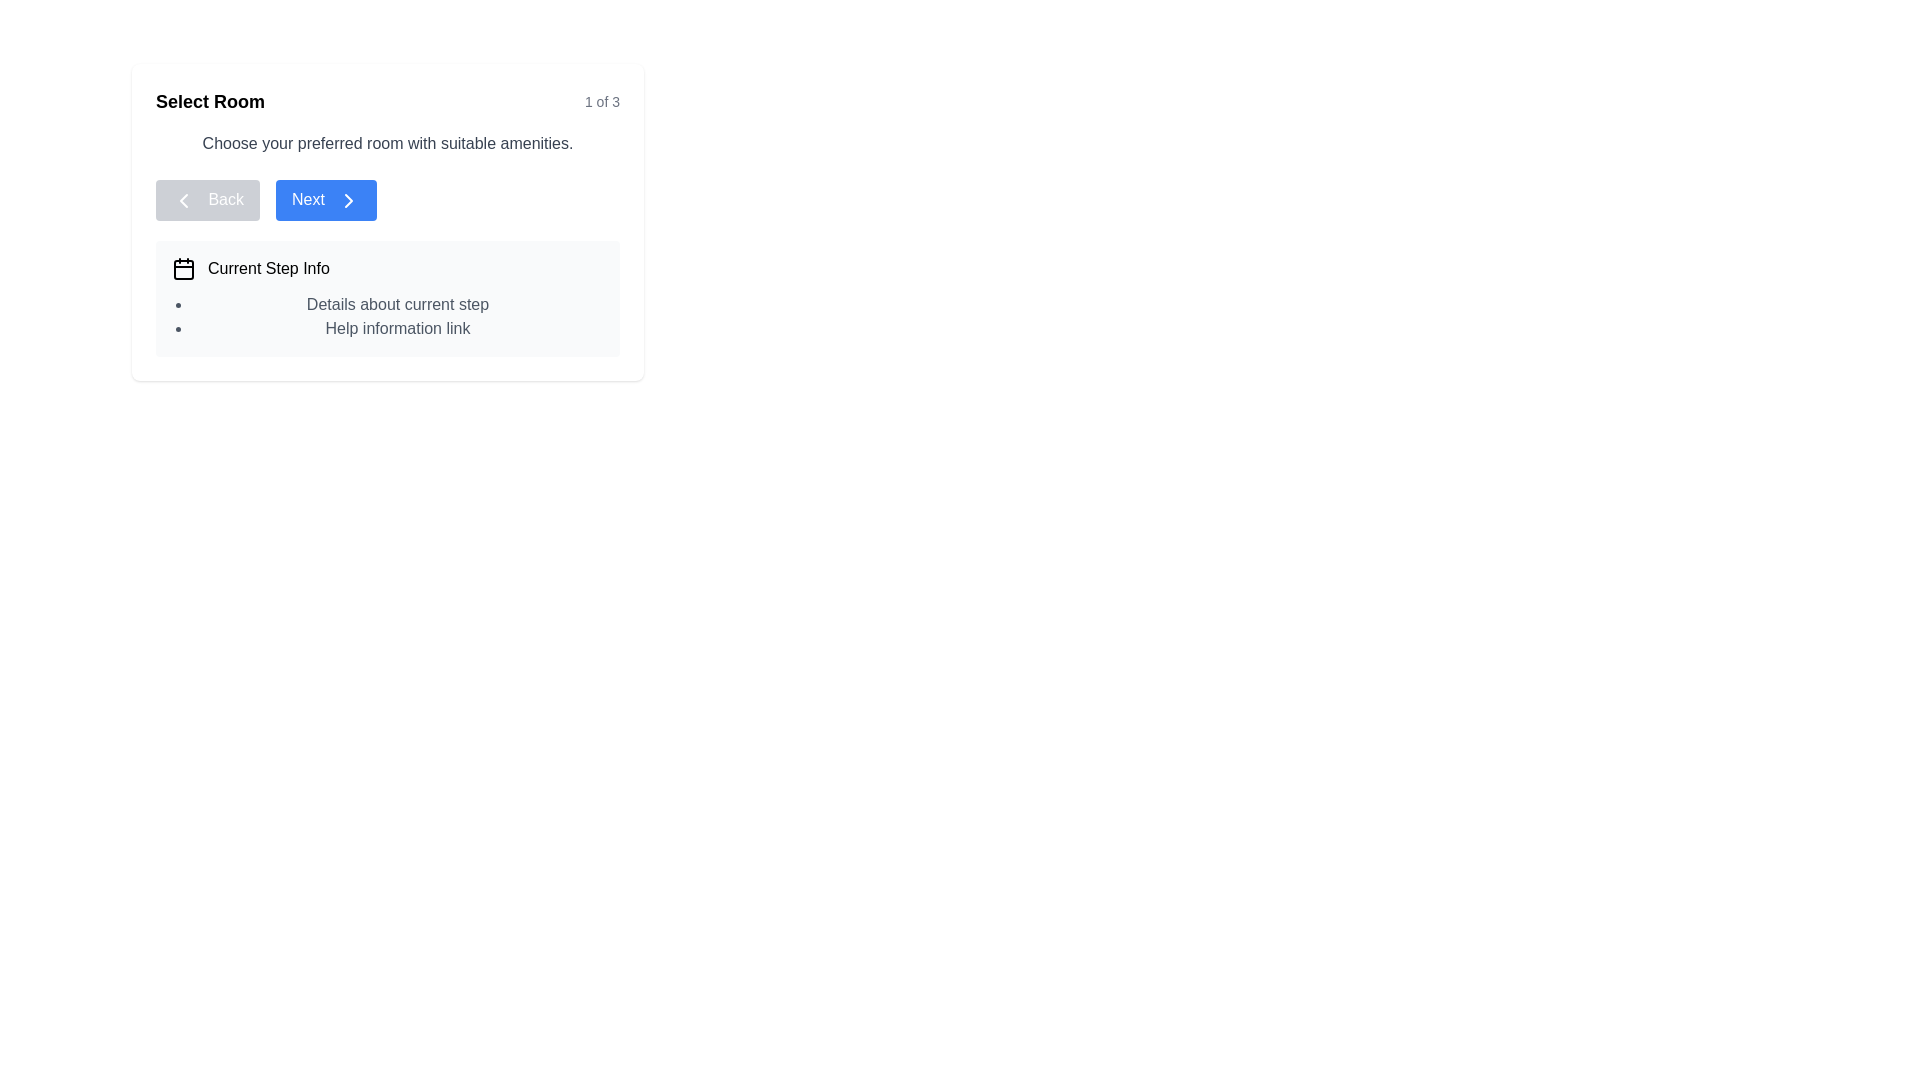  I want to click on the unordered list containing 'Details about current step' and 'Help information link', which is styled with bullets and located in the 'Current Step Info' section, so click(388, 315).